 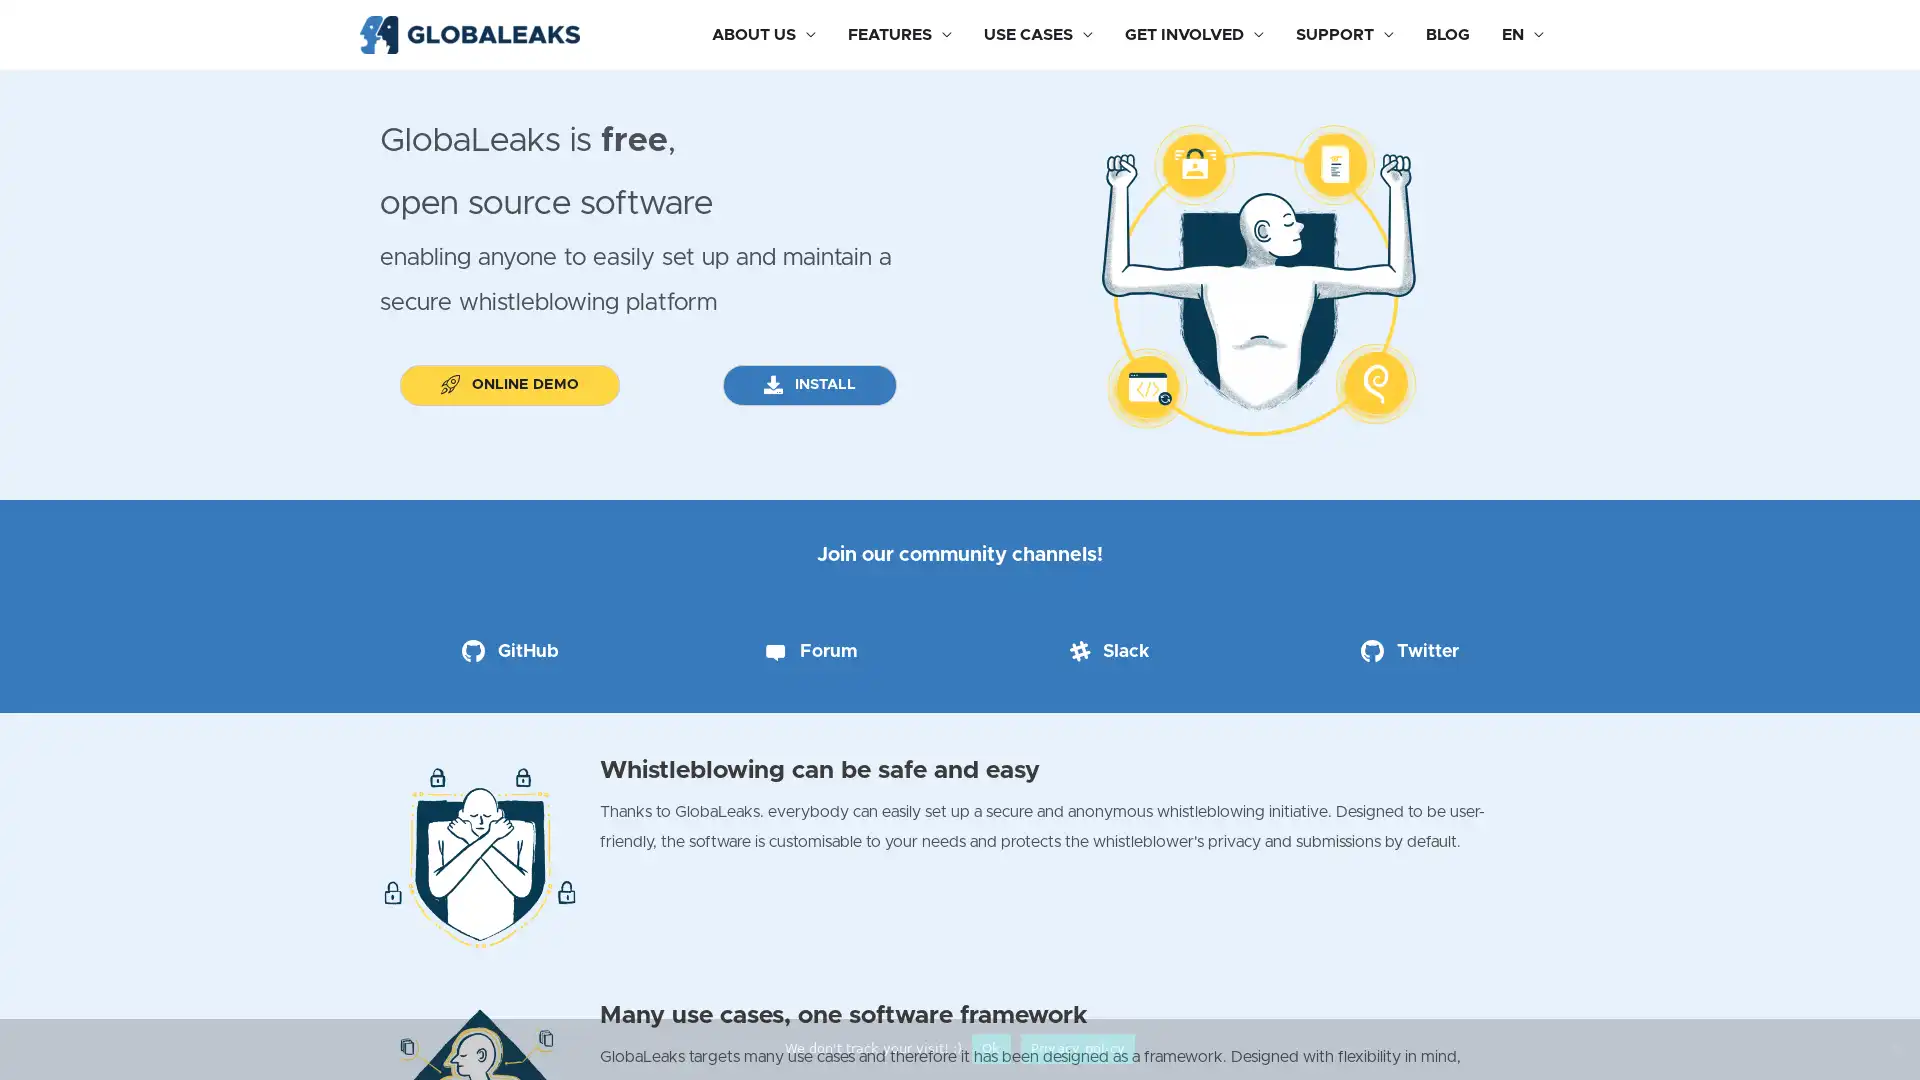 I want to click on INSTALL, so click(x=809, y=386).